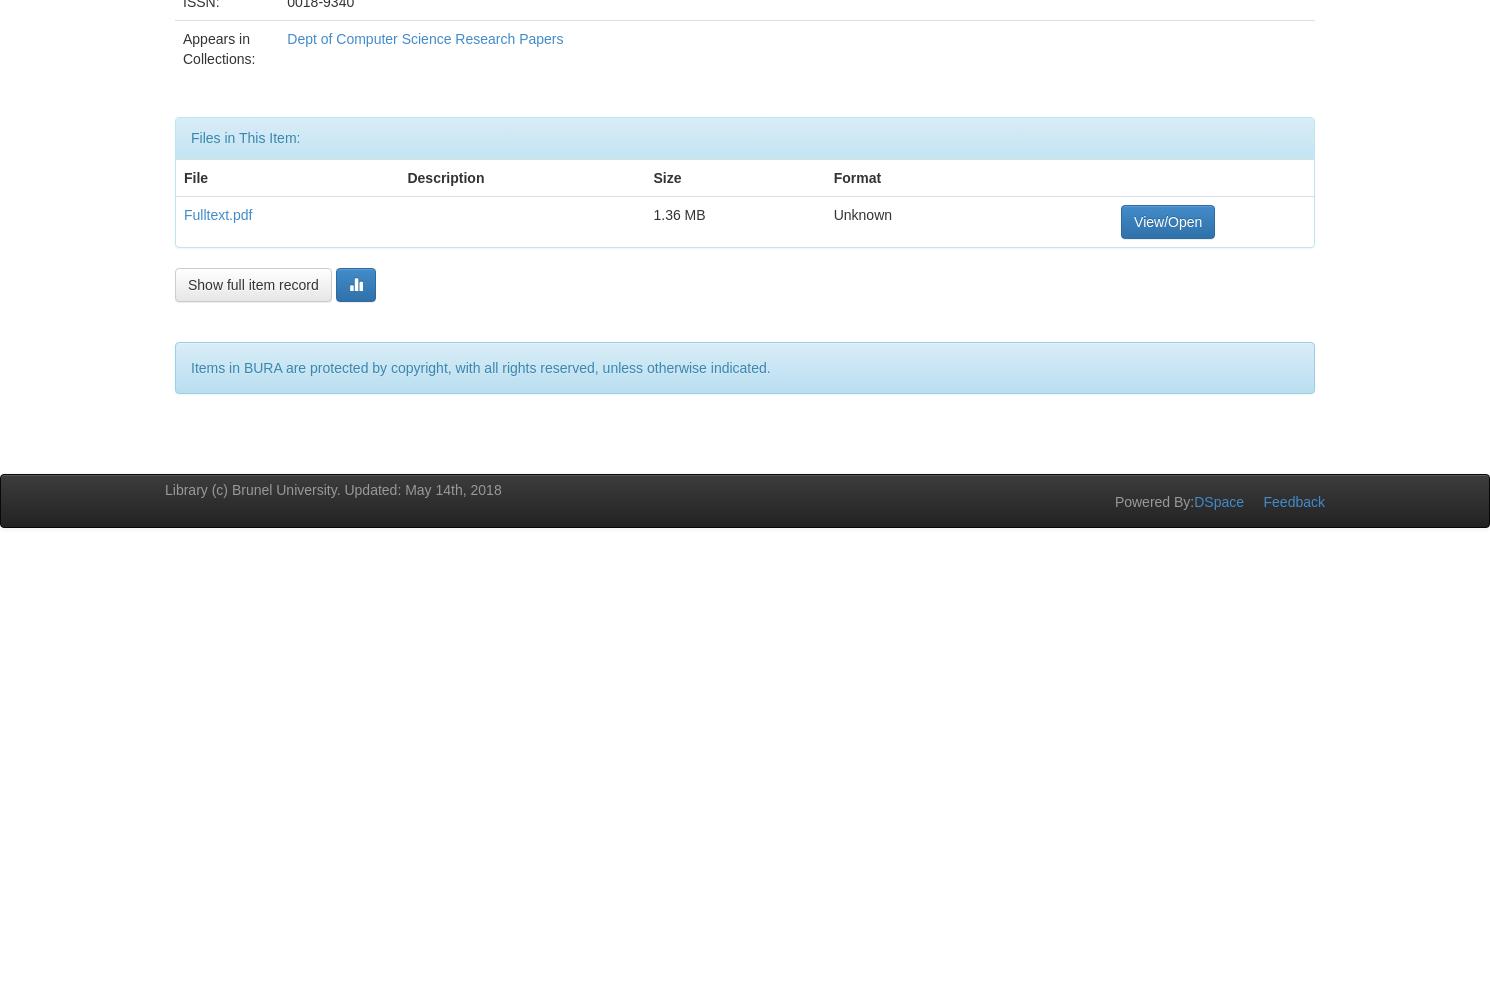  What do you see at coordinates (653, 213) in the screenshot?
I see `'1.36 MB'` at bounding box center [653, 213].